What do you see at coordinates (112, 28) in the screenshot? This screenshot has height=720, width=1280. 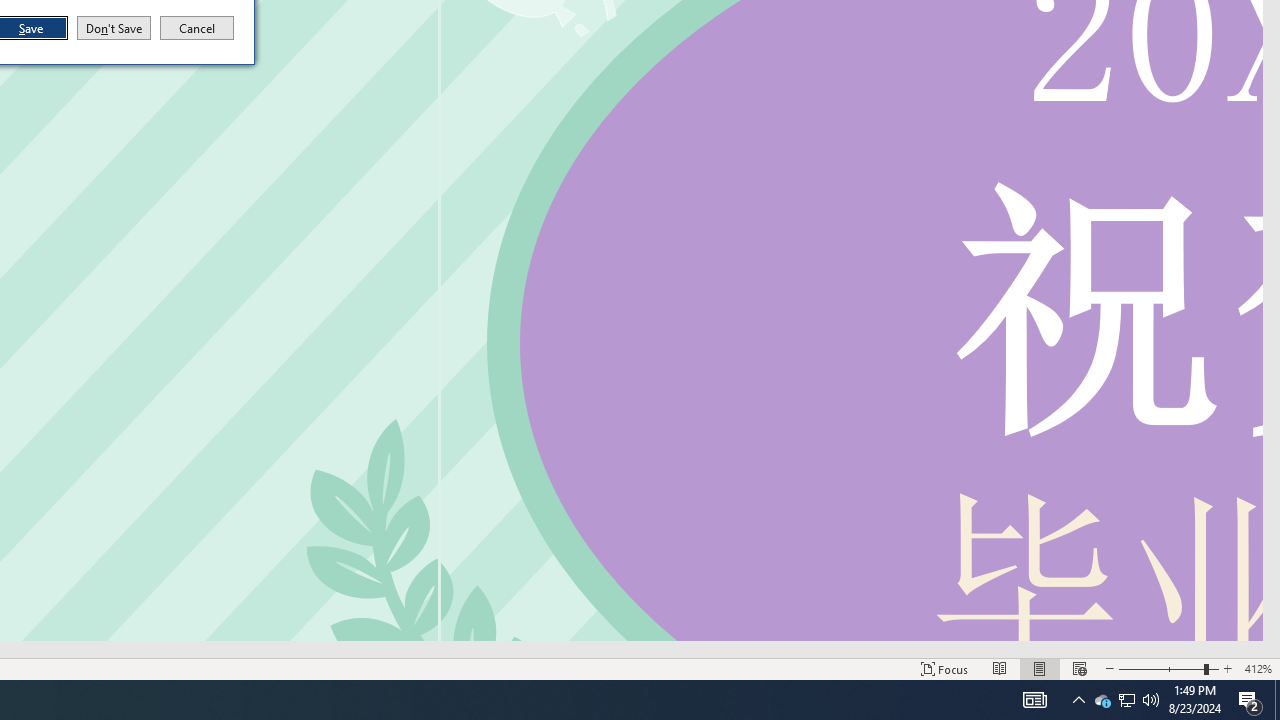 I see `'Don'` at bounding box center [112, 28].